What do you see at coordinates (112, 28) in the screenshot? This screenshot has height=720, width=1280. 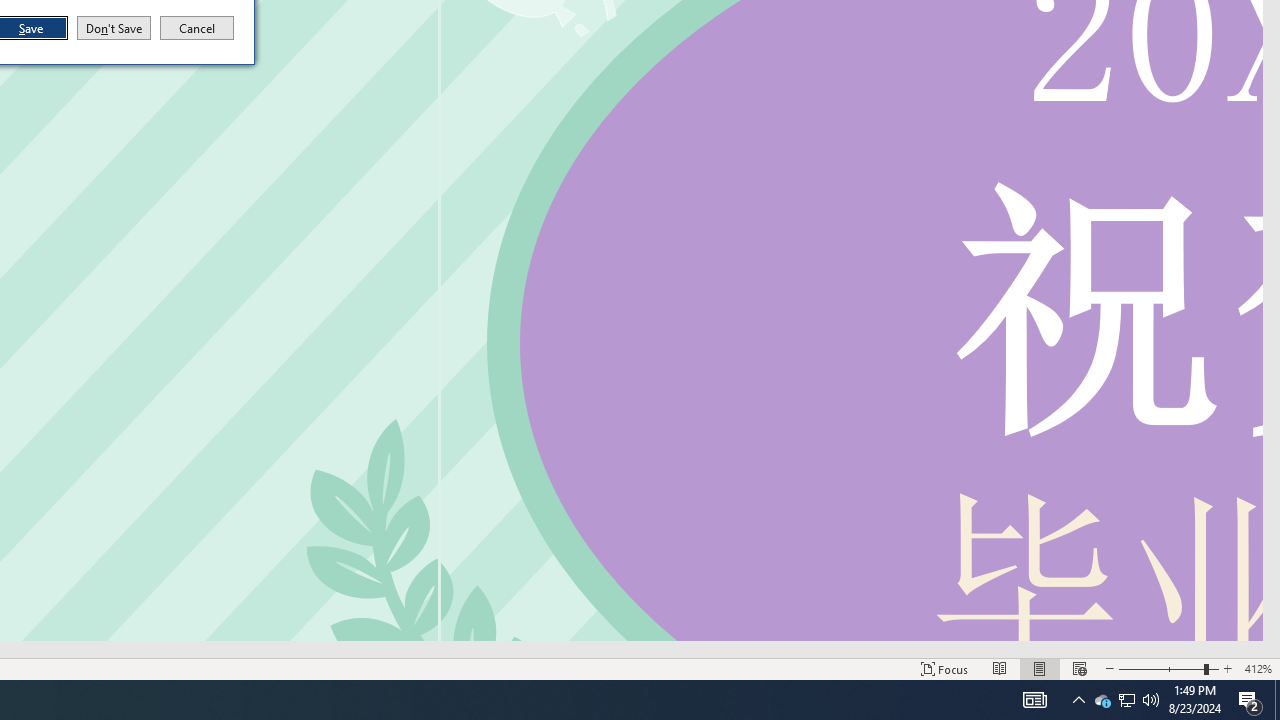 I see `'Don'` at bounding box center [112, 28].